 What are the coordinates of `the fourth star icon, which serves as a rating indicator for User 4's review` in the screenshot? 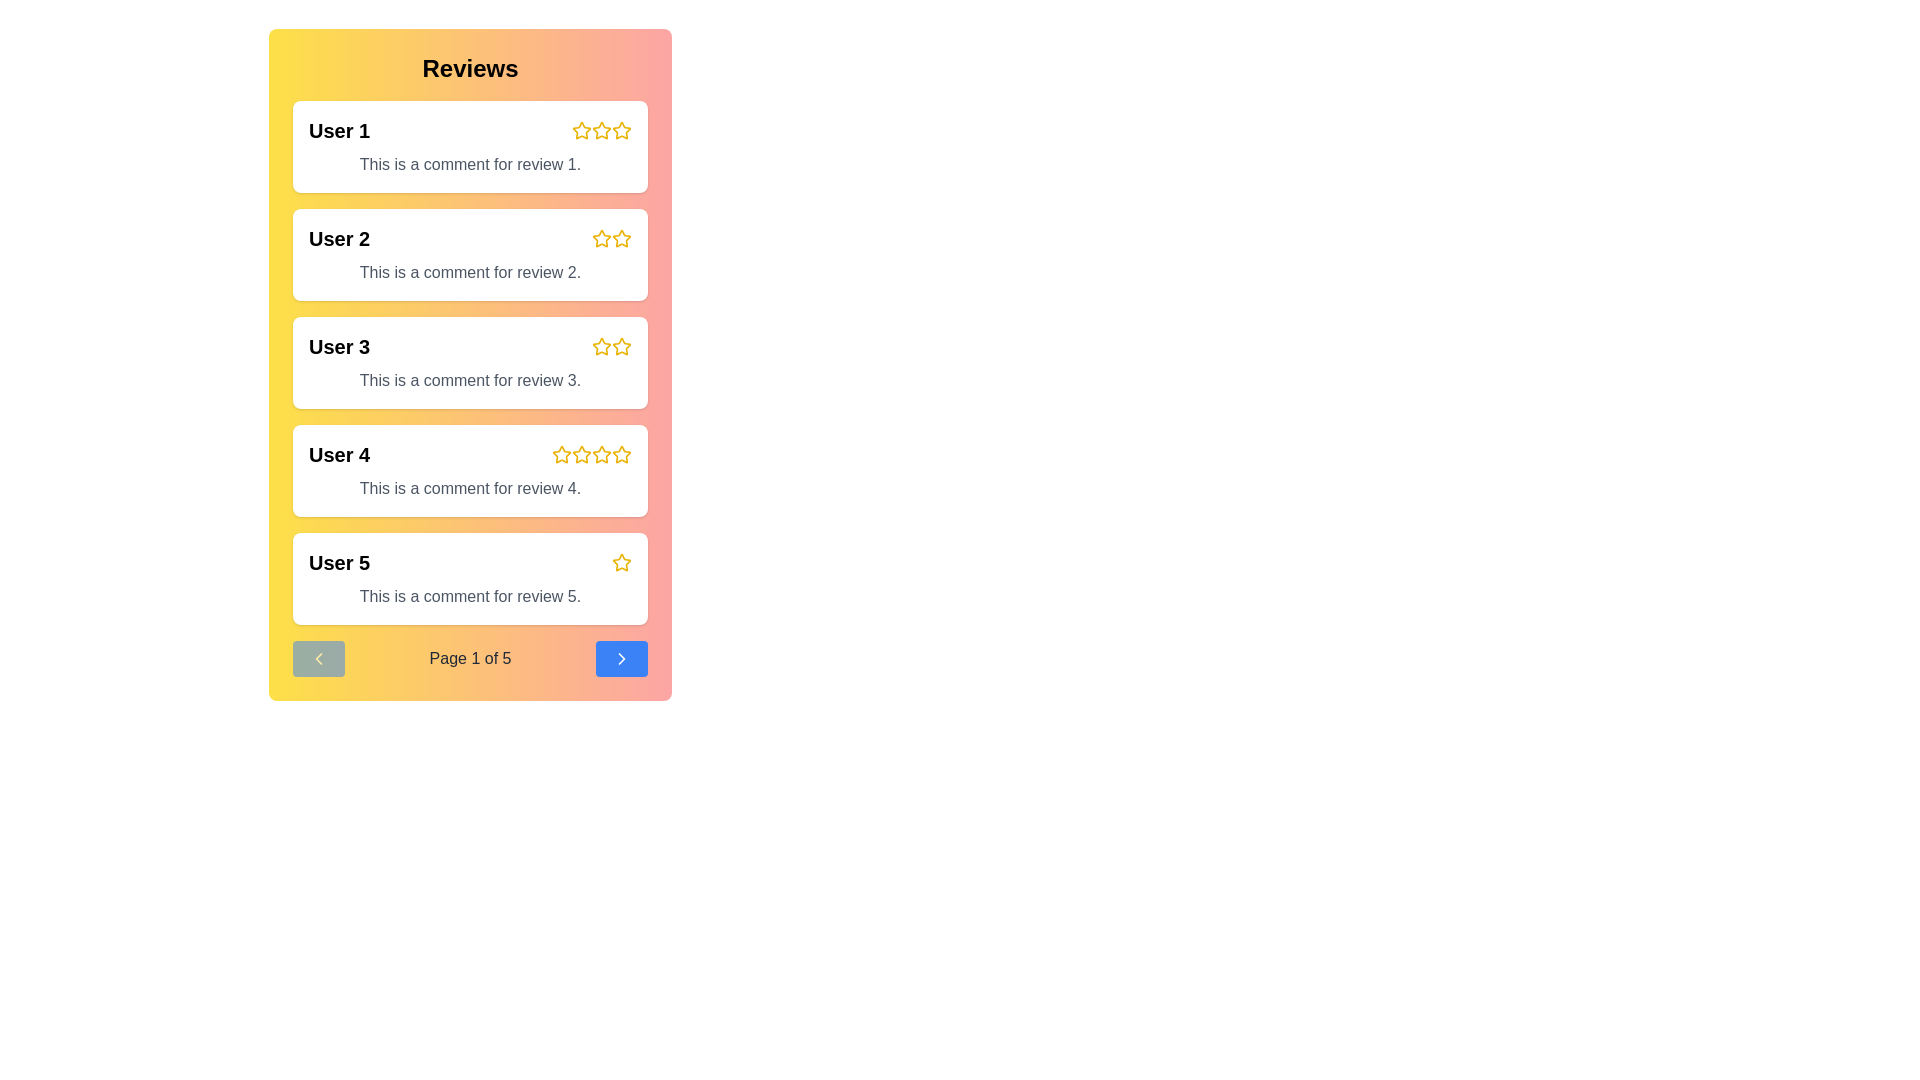 It's located at (600, 455).